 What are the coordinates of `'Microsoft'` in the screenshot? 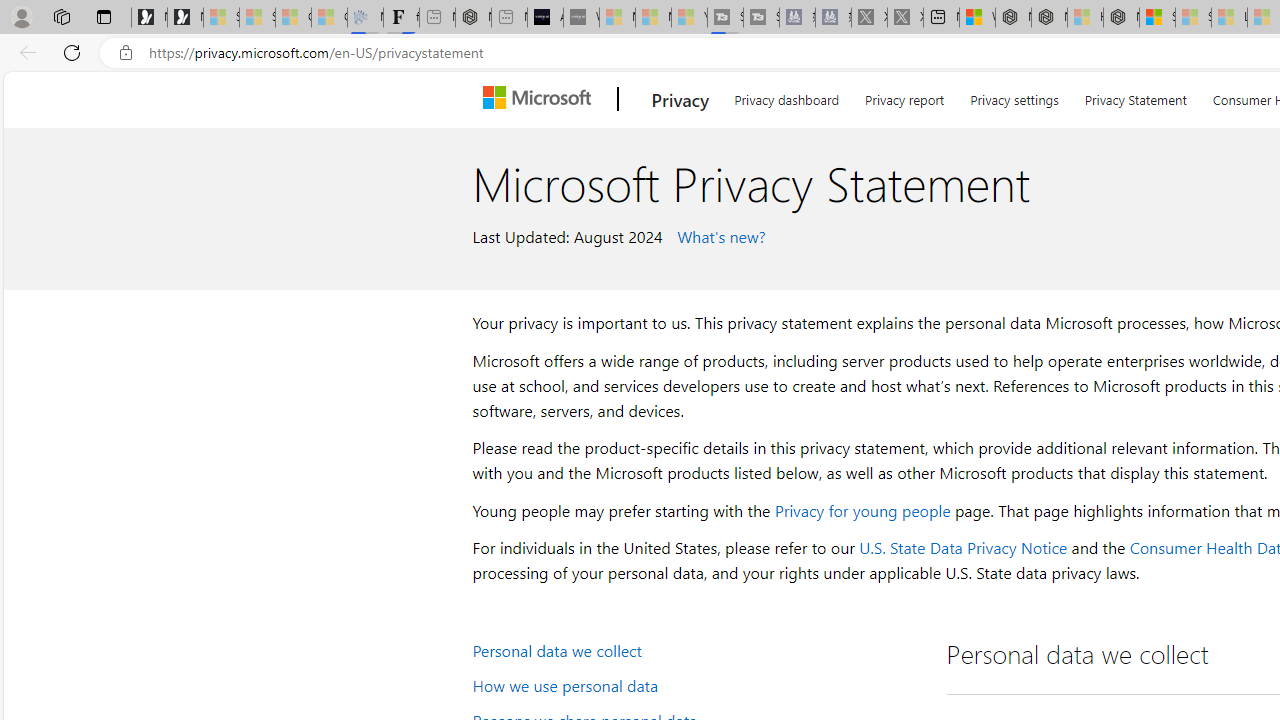 It's located at (541, 99).